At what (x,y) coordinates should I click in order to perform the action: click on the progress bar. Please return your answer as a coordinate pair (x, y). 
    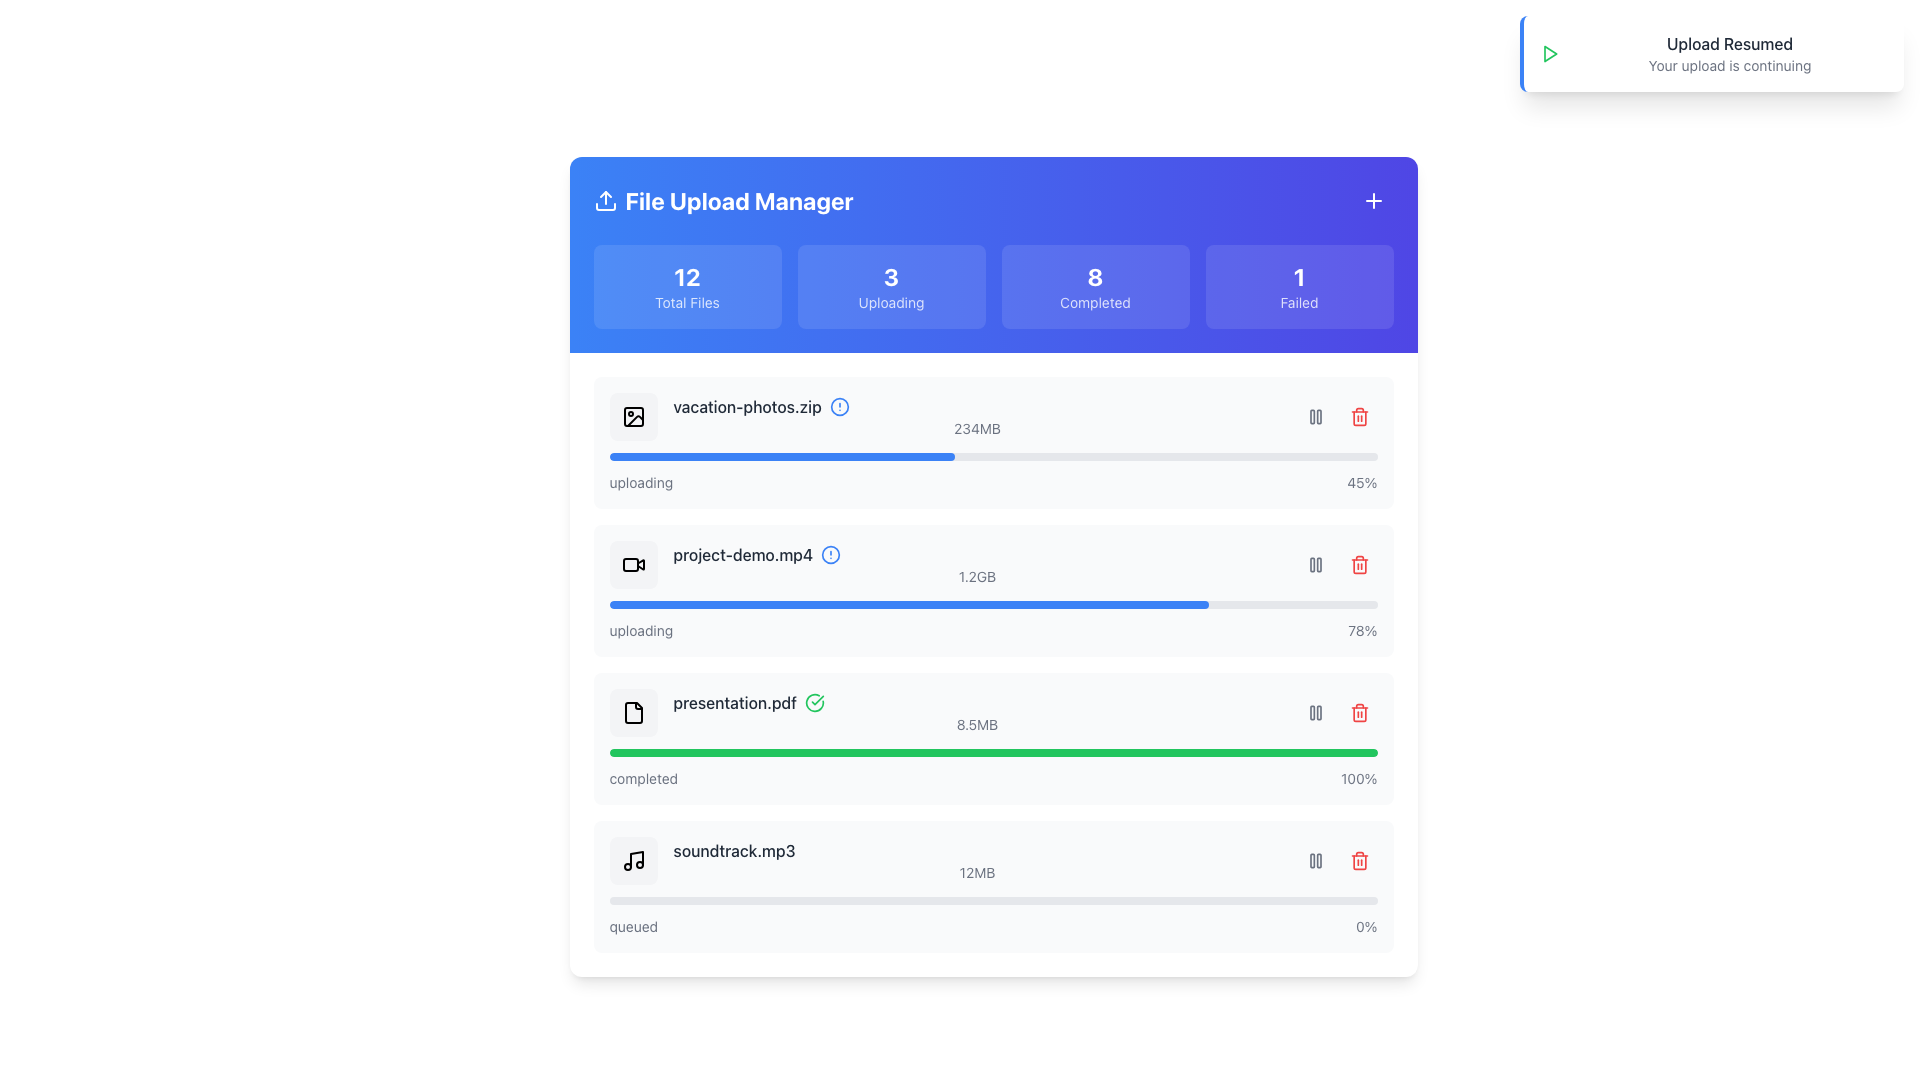
    Looking at the image, I should click on (770, 456).